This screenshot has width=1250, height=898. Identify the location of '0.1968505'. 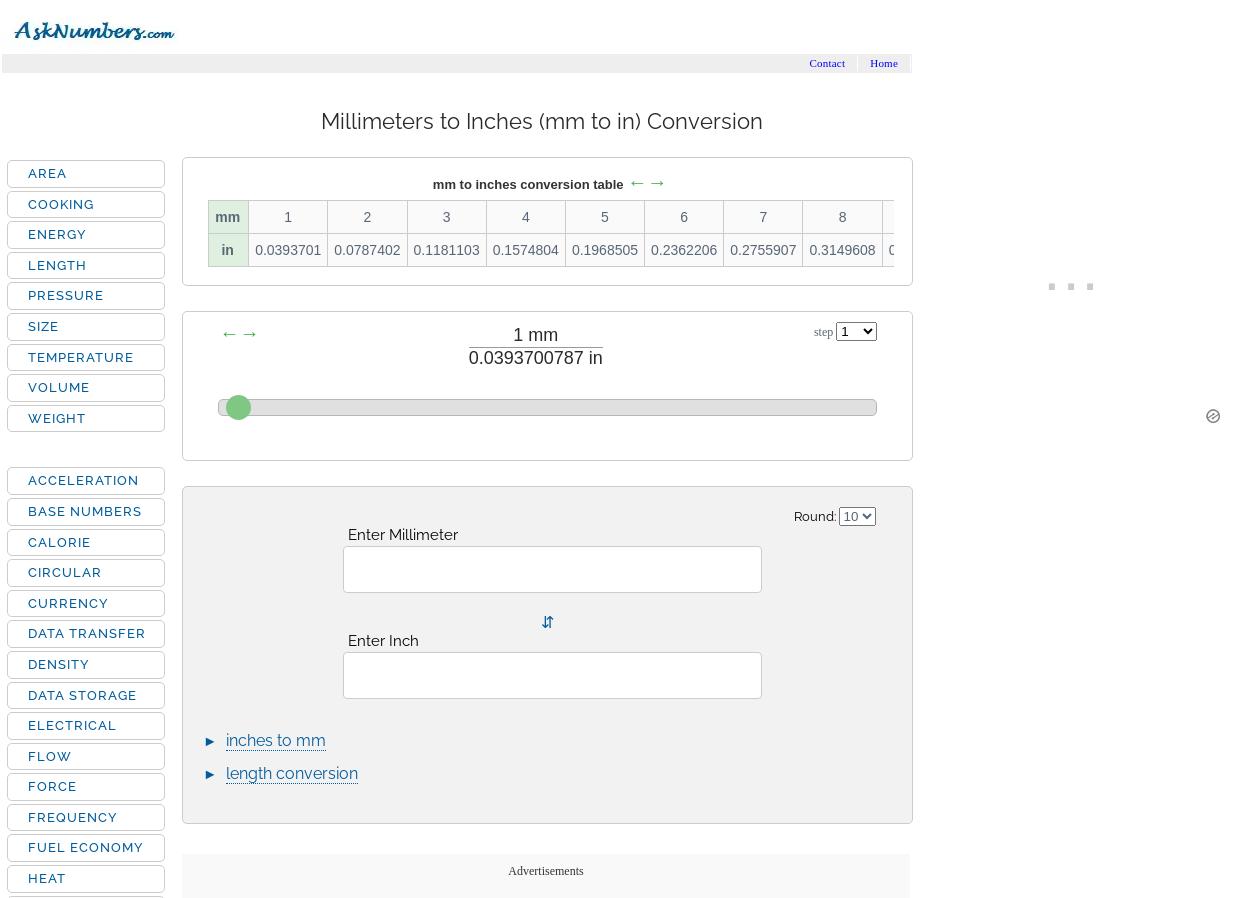
(603, 250).